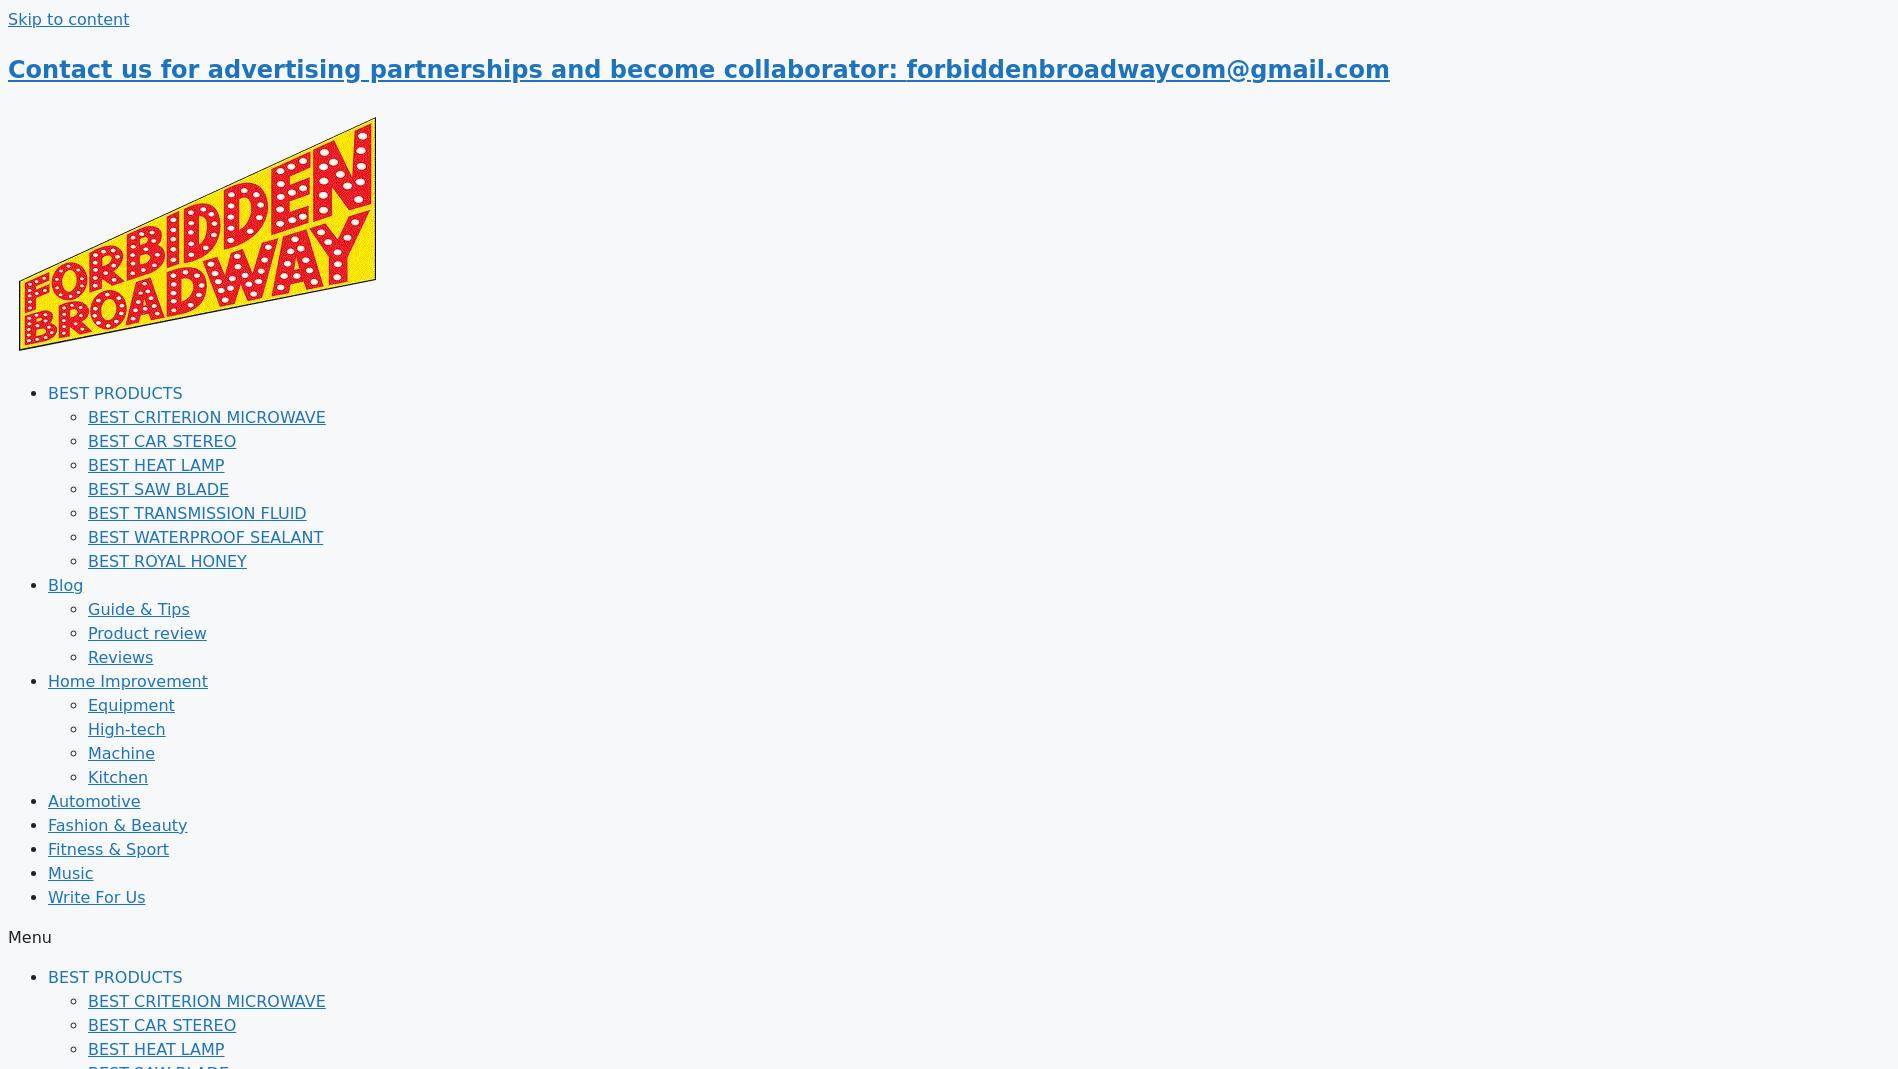 The height and width of the screenshot is (1069, 1898). I want to click on 'Fashion & Beauty', so click(117, 824).